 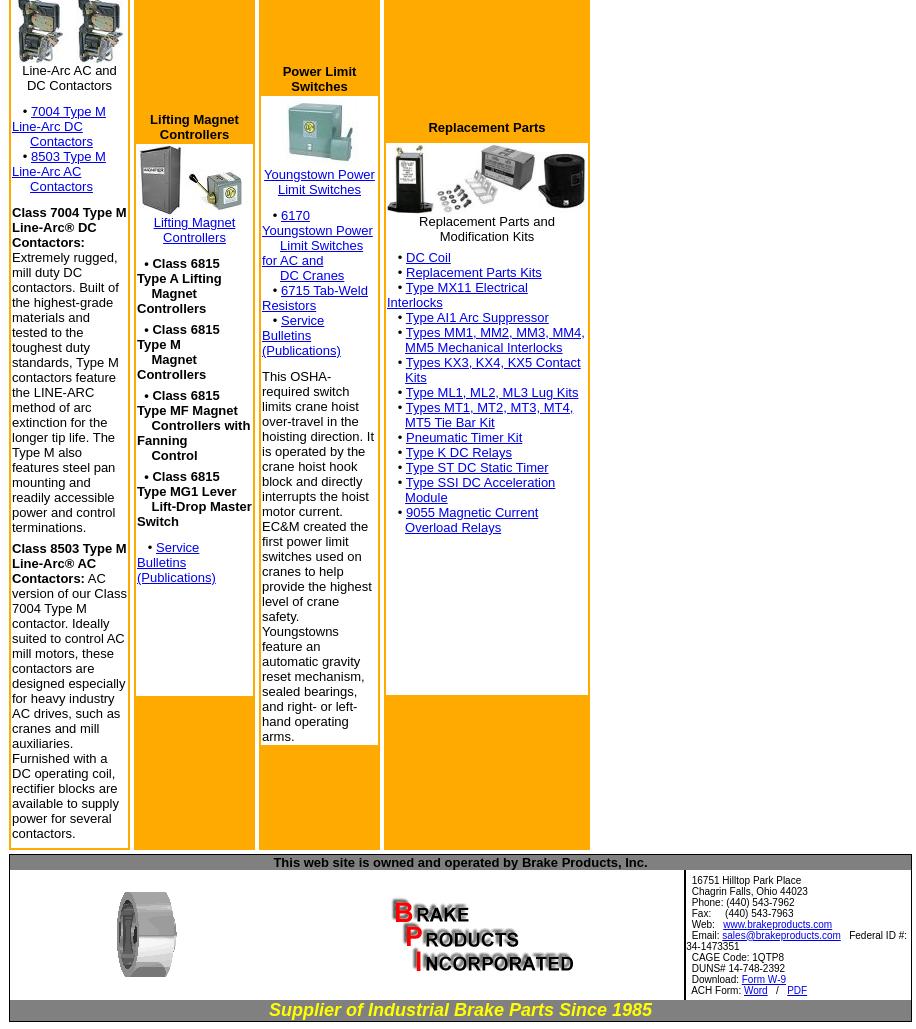 I want to click on 'Class 7004 Type M Line-Arc® DC Contactors:', so click(x=67, y=226).